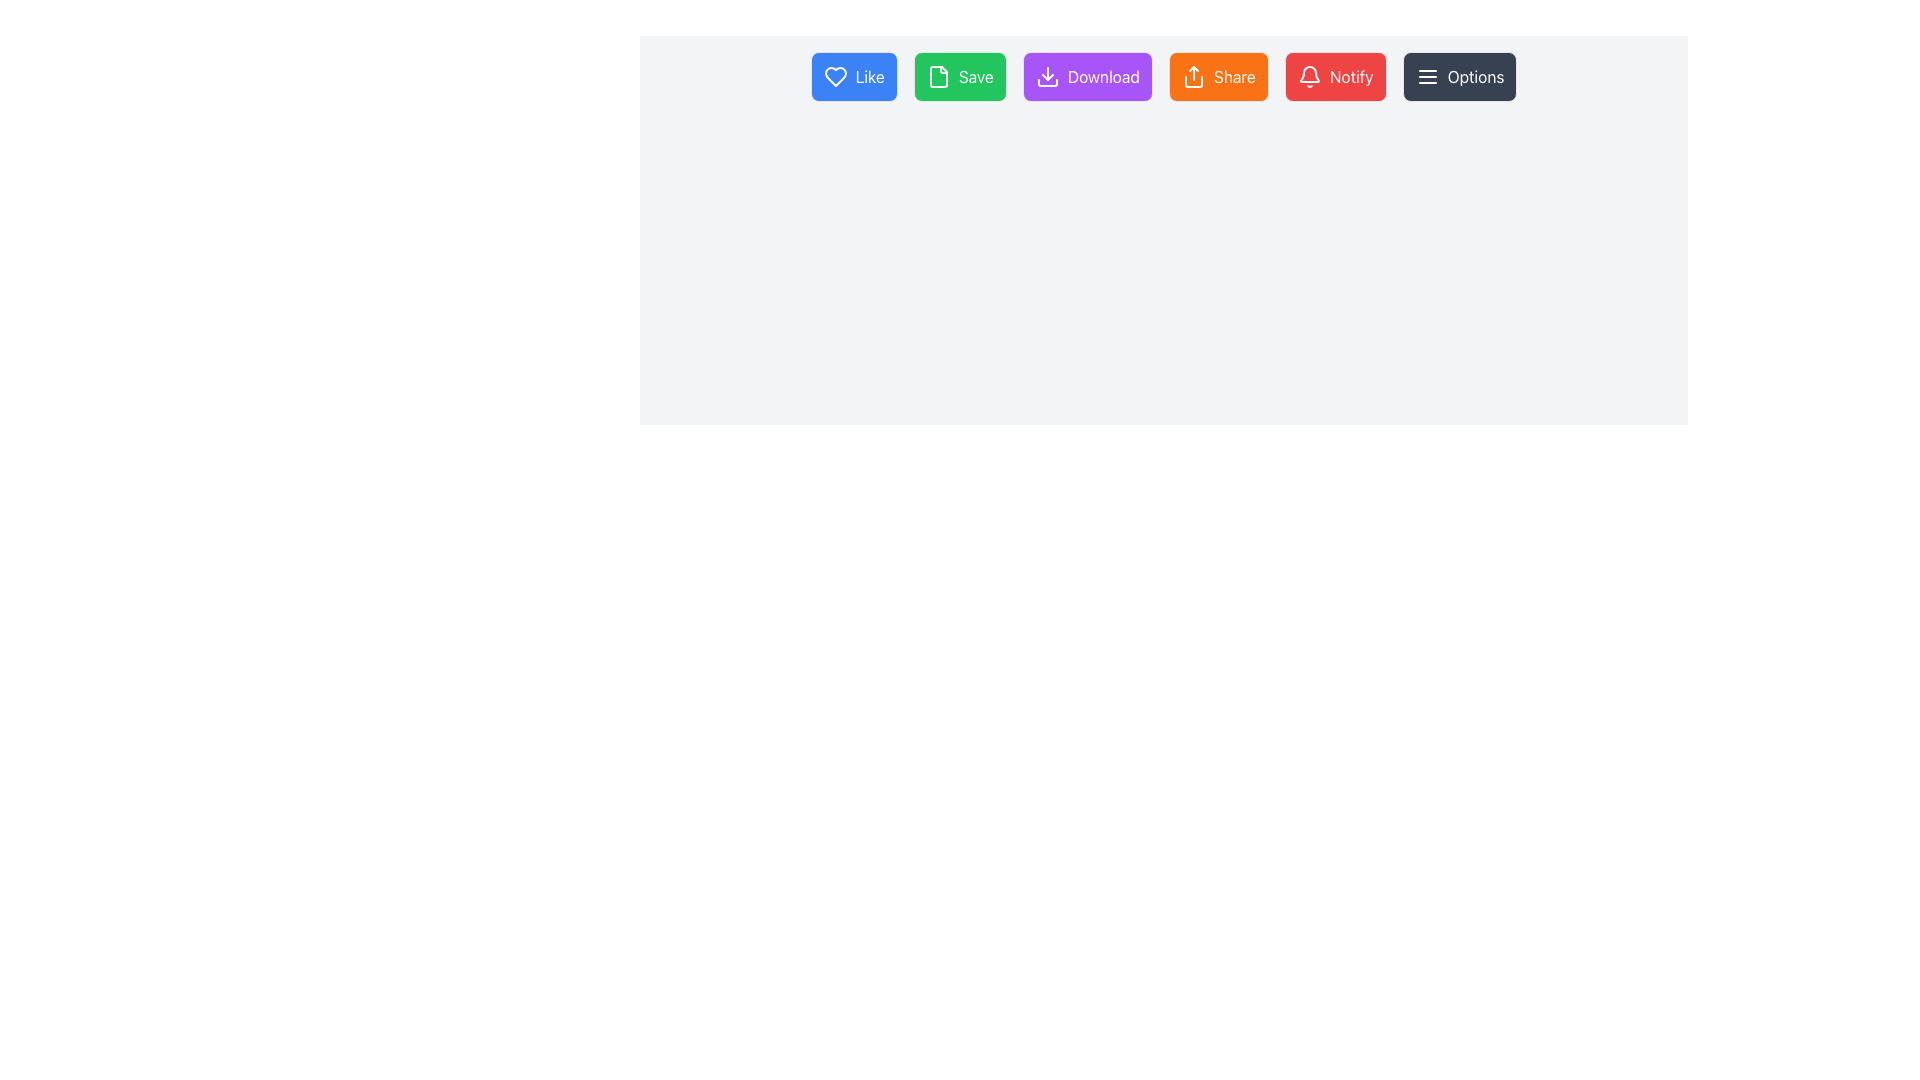 This screenshot has width=1920, height=1080. What do you see at coordinates (1217, 76) in the screenshot?
I see `the 'Share' button, which is a rectangular button with rounded corners, orange background, and white text, positioned between the 'Download' and 'Notify' buttons` at bounding box center [1217, 76].